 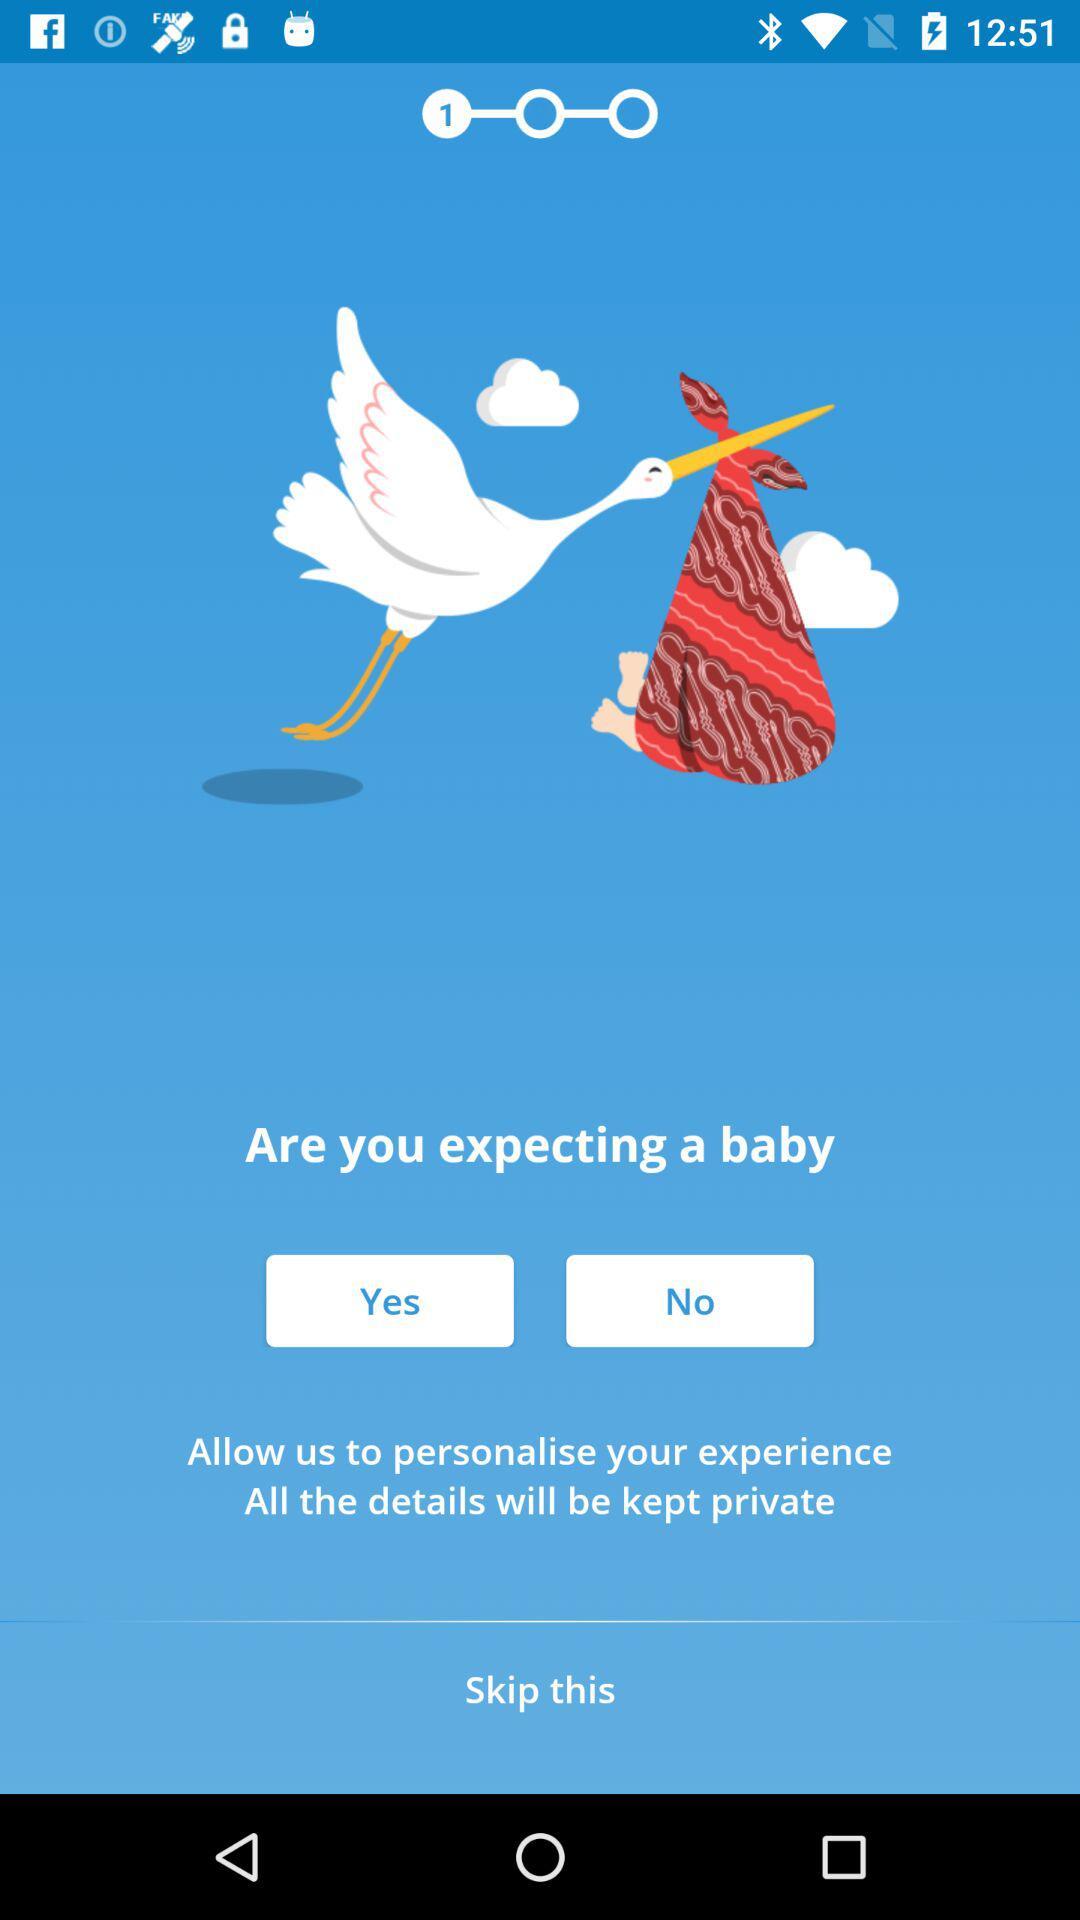 I want to click on the skip this, so click(x=540, y=1688).